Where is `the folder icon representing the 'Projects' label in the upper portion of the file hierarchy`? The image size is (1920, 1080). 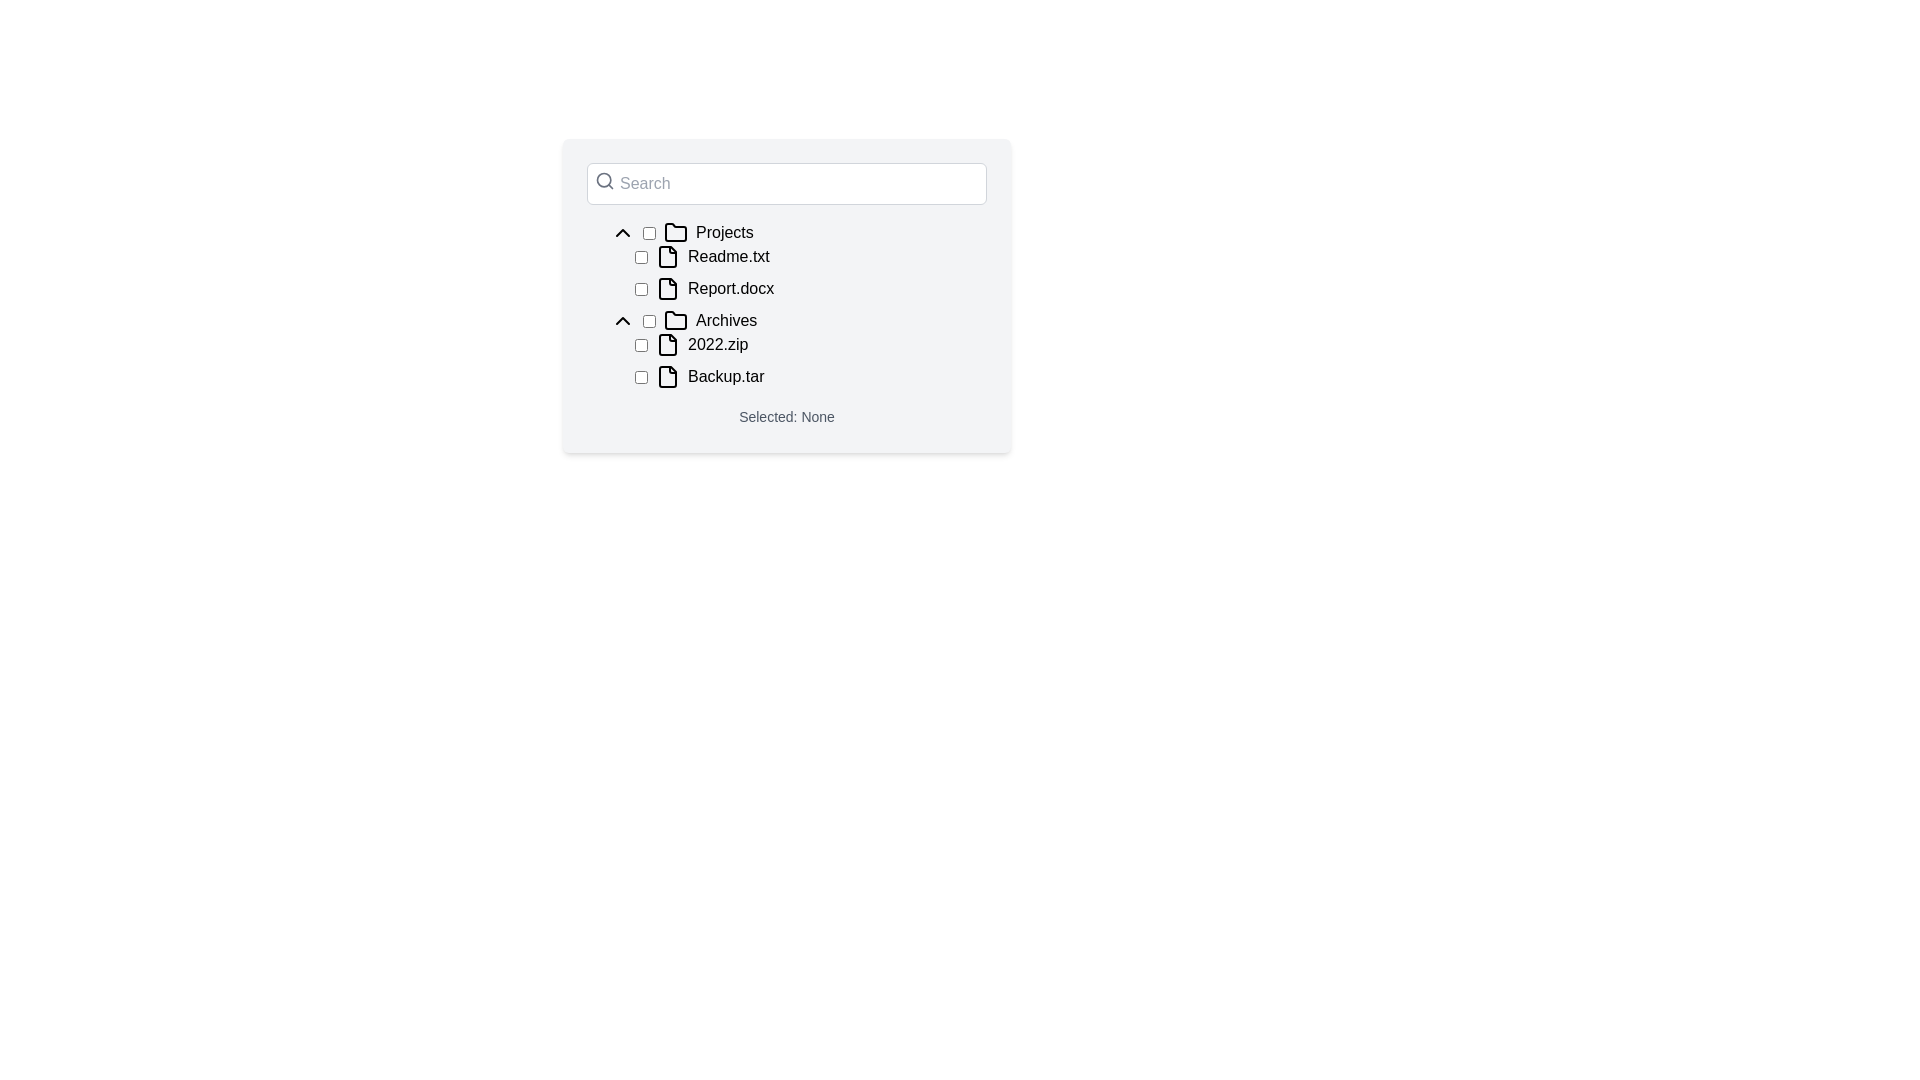
the folder icon representing the 'Projects' label in the upper portion of the file hierarchy is located at coordinates (676, 231).